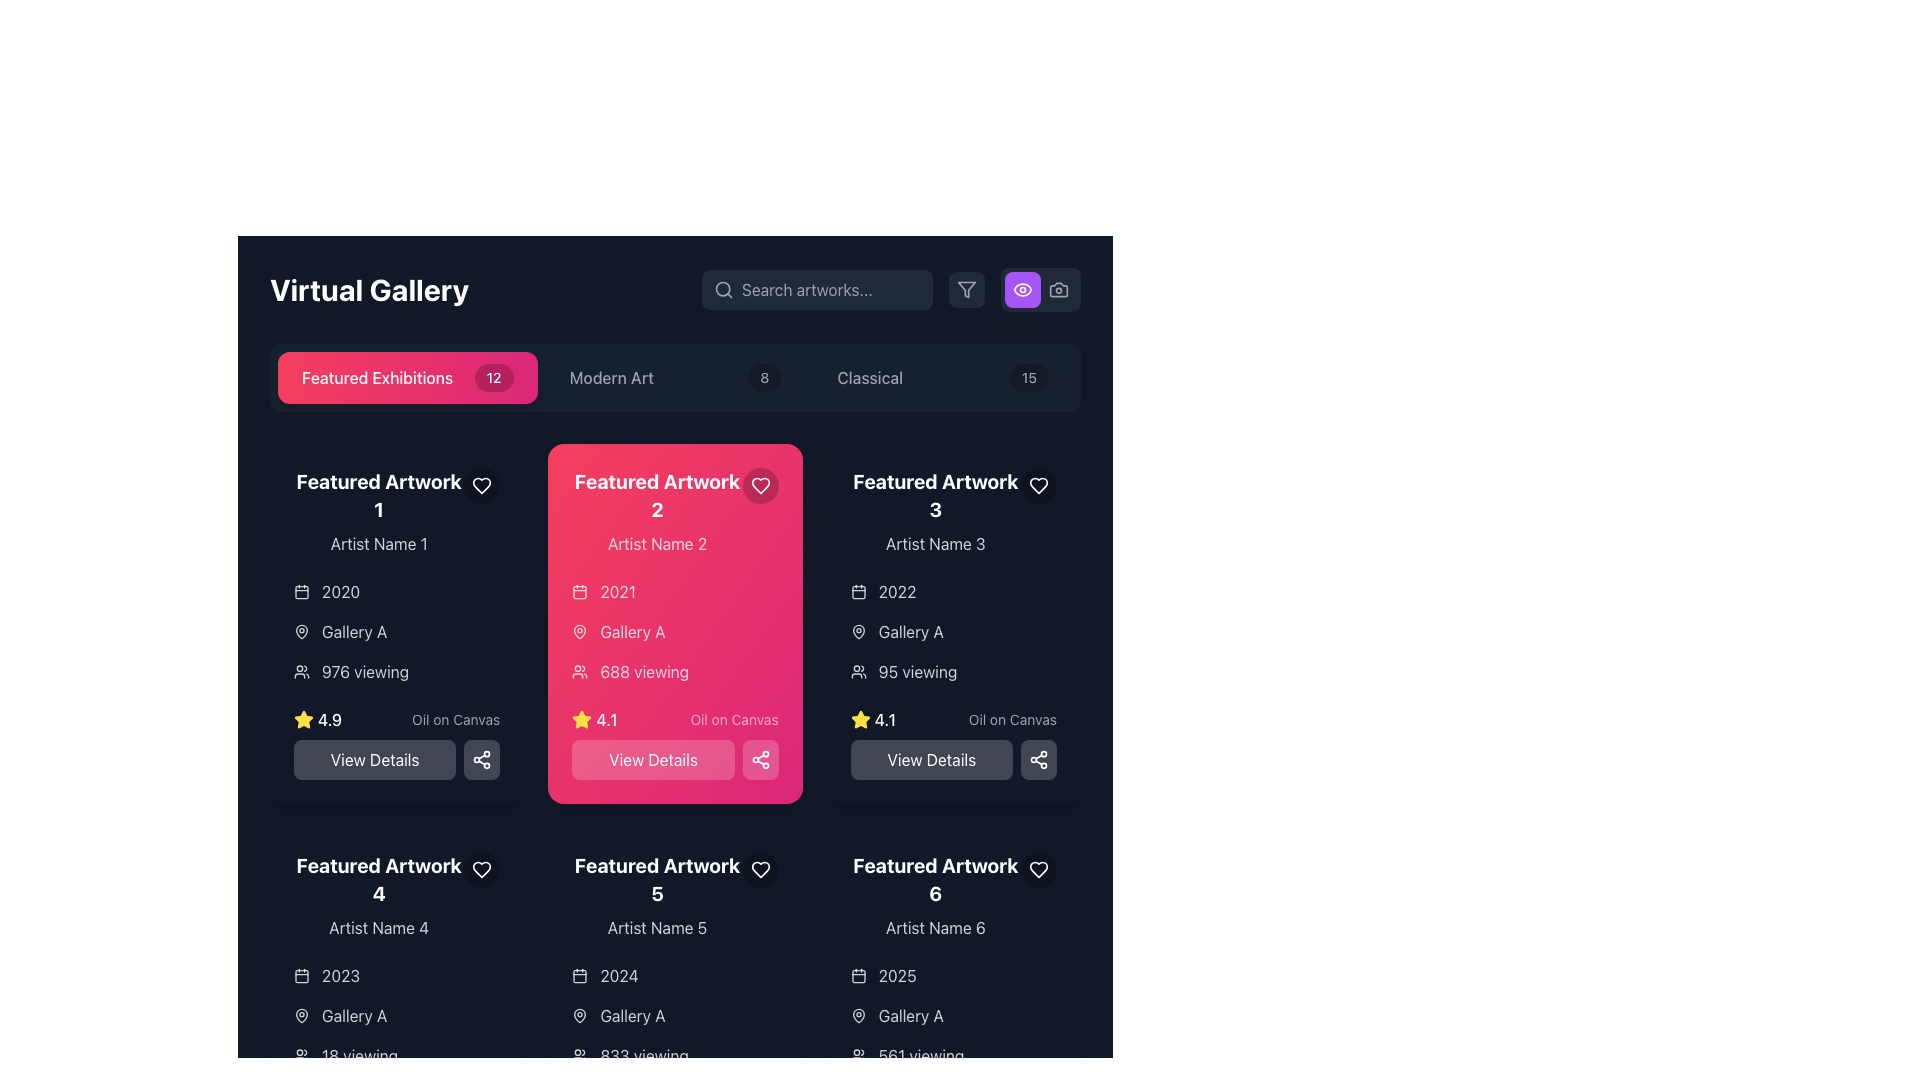  Describe the element at coordinates (896, 974) in the screenshot. I see `the text label displaying '2025', which is located within the 'Featured Artwork 6' card, positioned below the artwork's title and above the gallery location, following a calendar icon` at that location.